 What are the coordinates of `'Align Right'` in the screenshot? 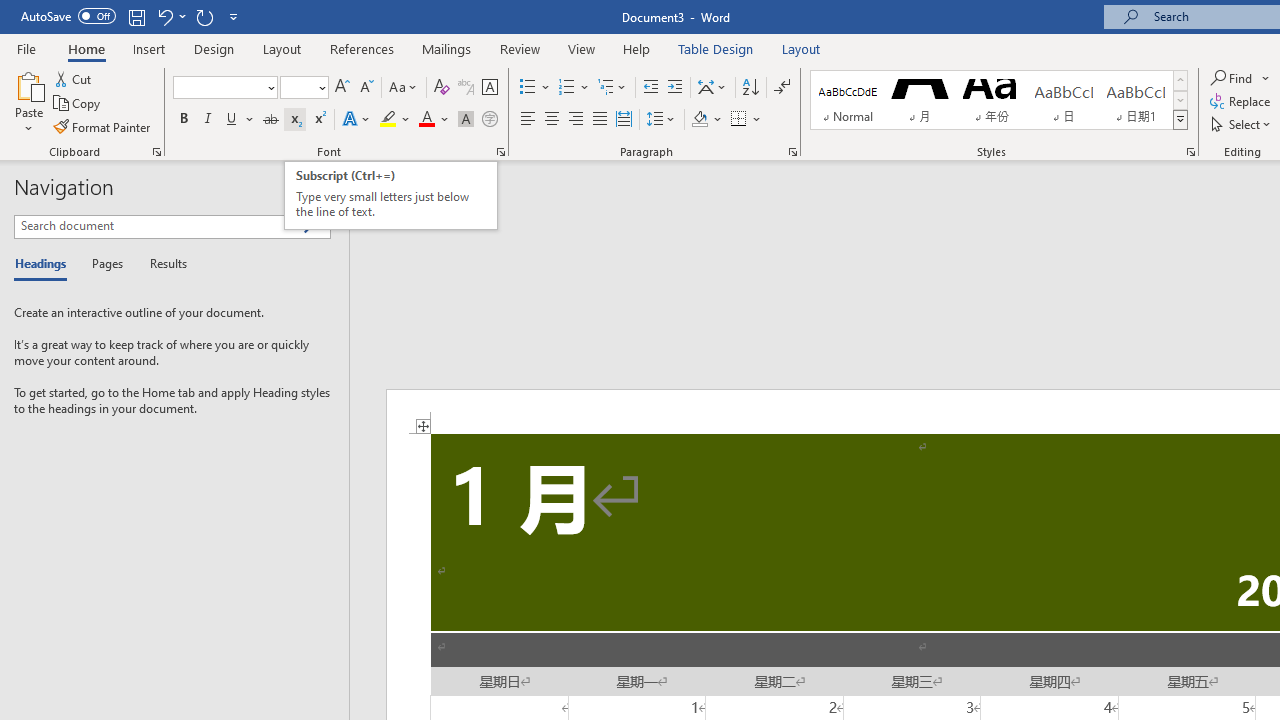 It's located at (575, 119).